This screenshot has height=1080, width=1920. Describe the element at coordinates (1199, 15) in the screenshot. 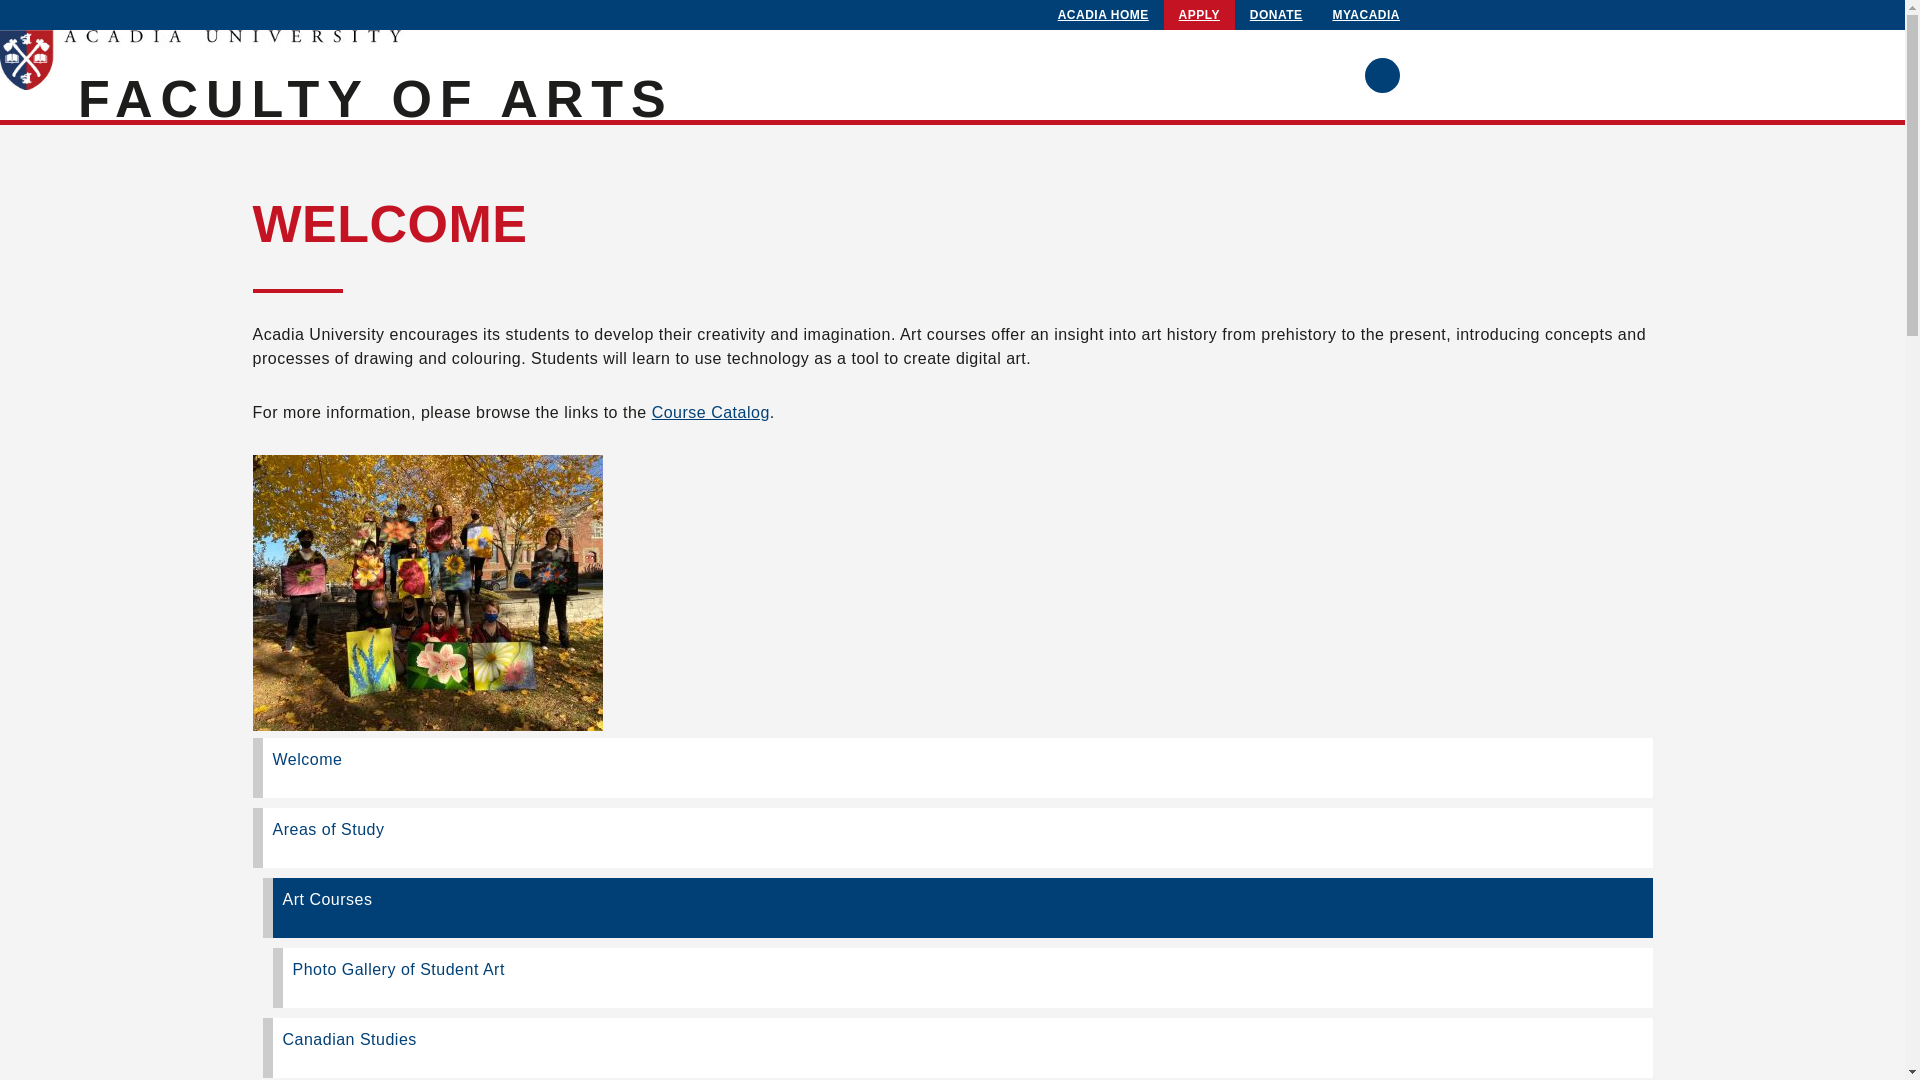

I see `'APPLY'` at that location.